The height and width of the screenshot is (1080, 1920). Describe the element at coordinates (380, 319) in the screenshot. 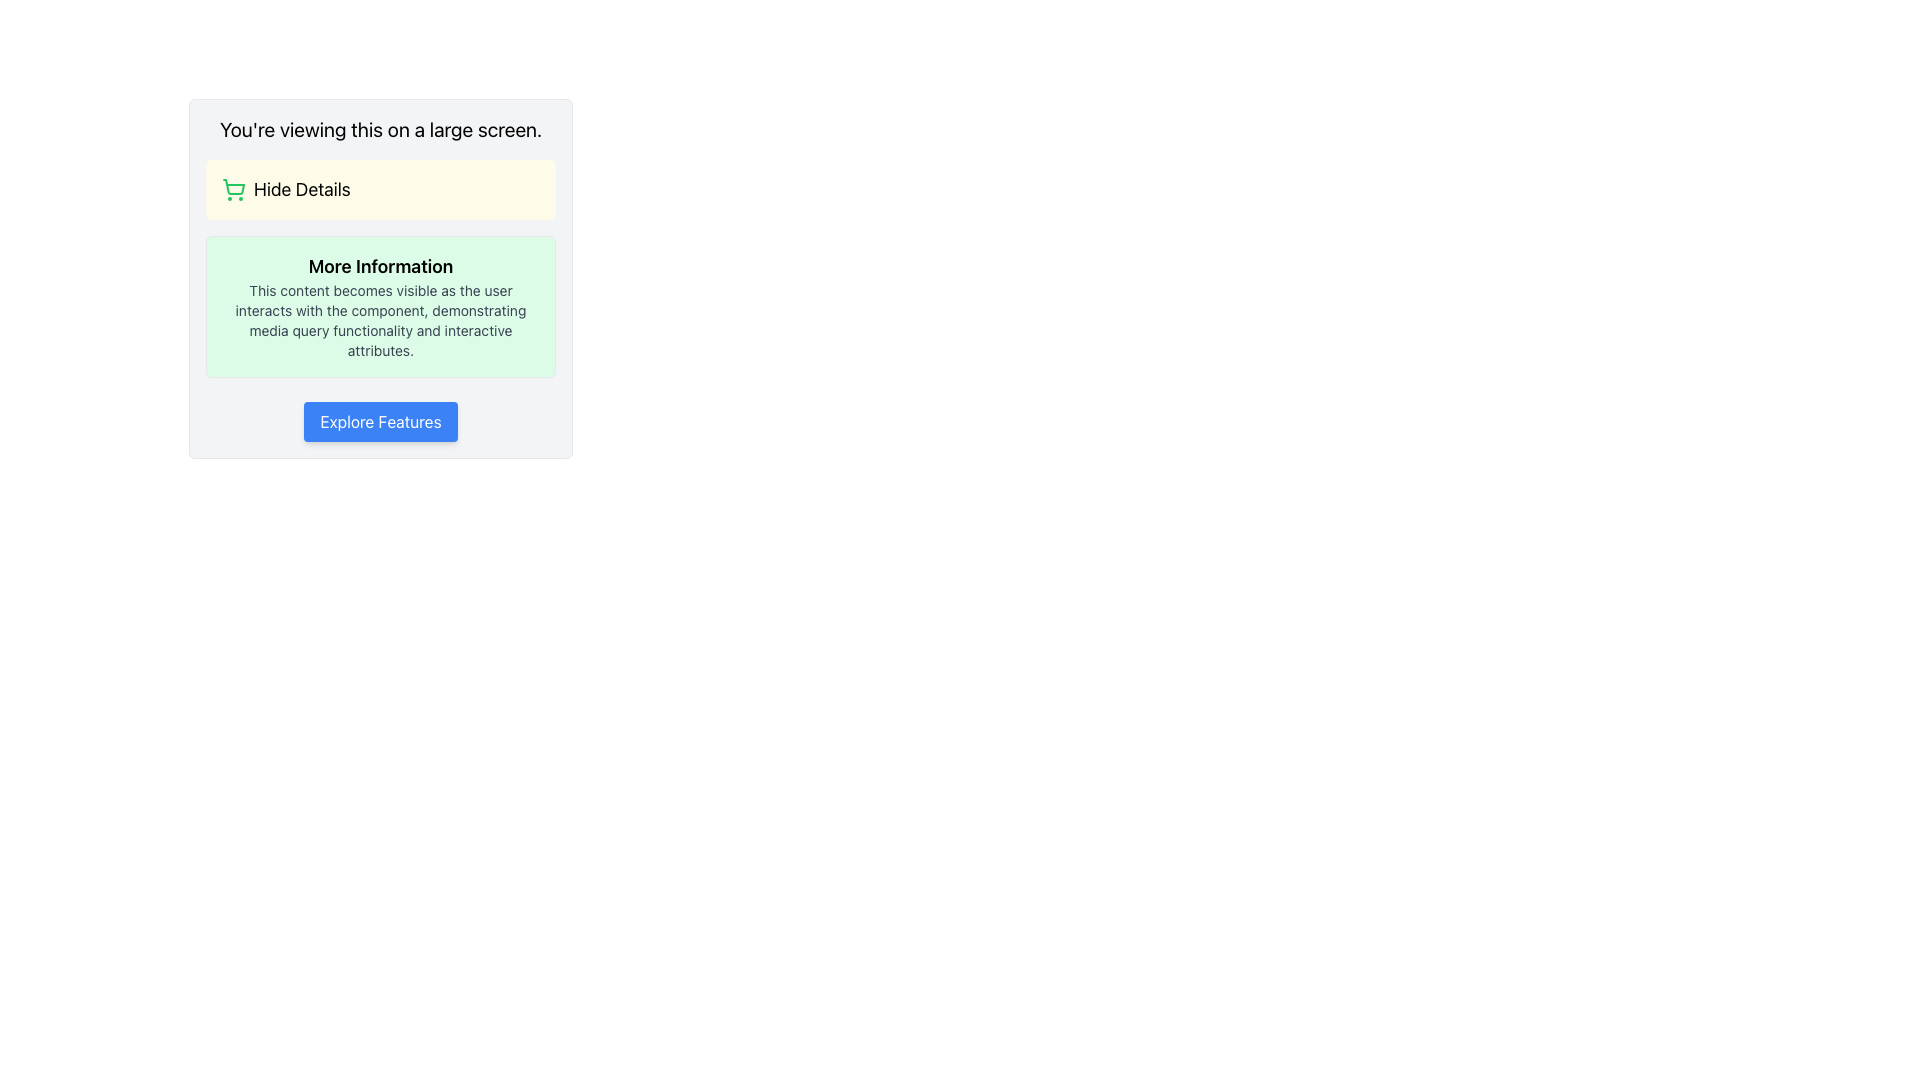

I see `the text block reading 'This content becomes visible as the user interacts with the component, demonstrating media query functionality and interactive attributes.' which is styled in a smaller gray font and located within the 'More Information' section` at that location.